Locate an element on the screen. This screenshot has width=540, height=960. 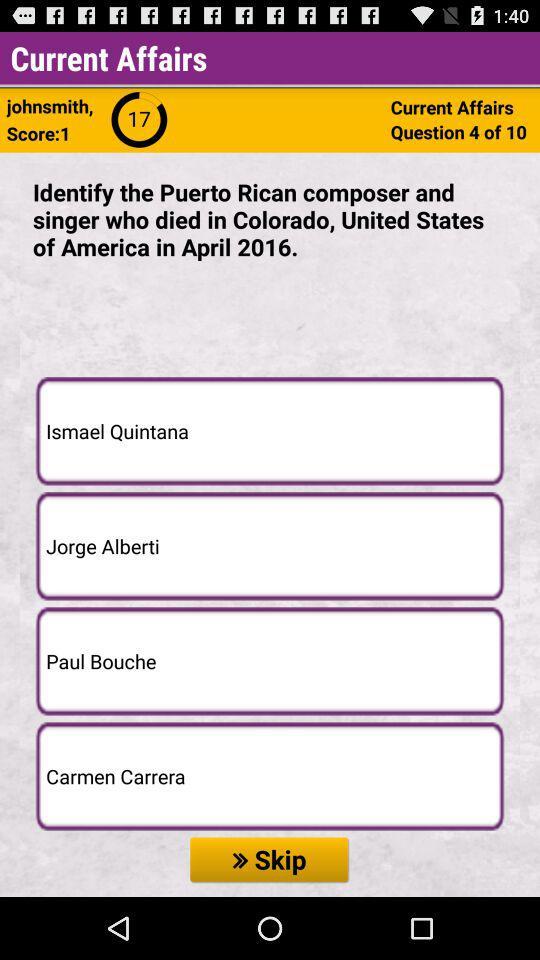
the item below the ismael quintana icon is located at coordinates (270, 546).